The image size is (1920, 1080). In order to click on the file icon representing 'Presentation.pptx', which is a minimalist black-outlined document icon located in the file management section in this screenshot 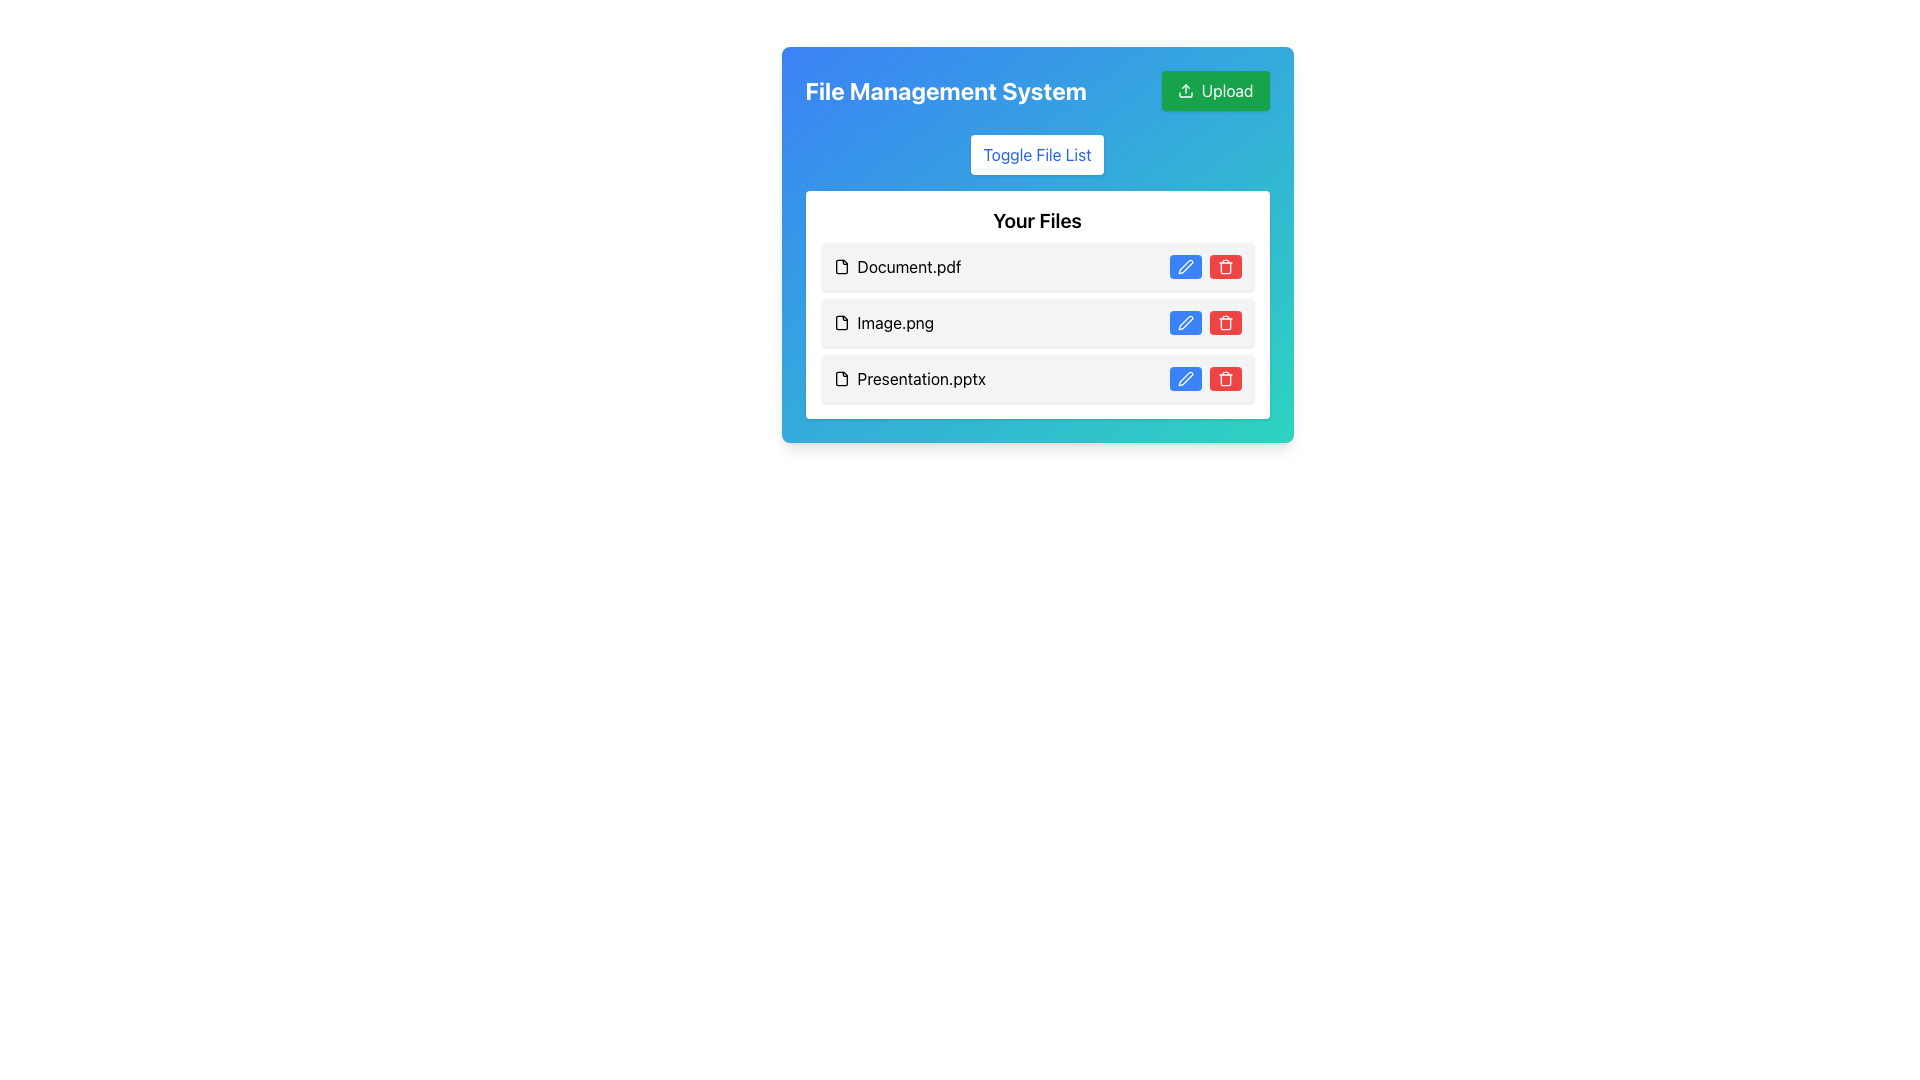, I will do `click(841, 378)`.